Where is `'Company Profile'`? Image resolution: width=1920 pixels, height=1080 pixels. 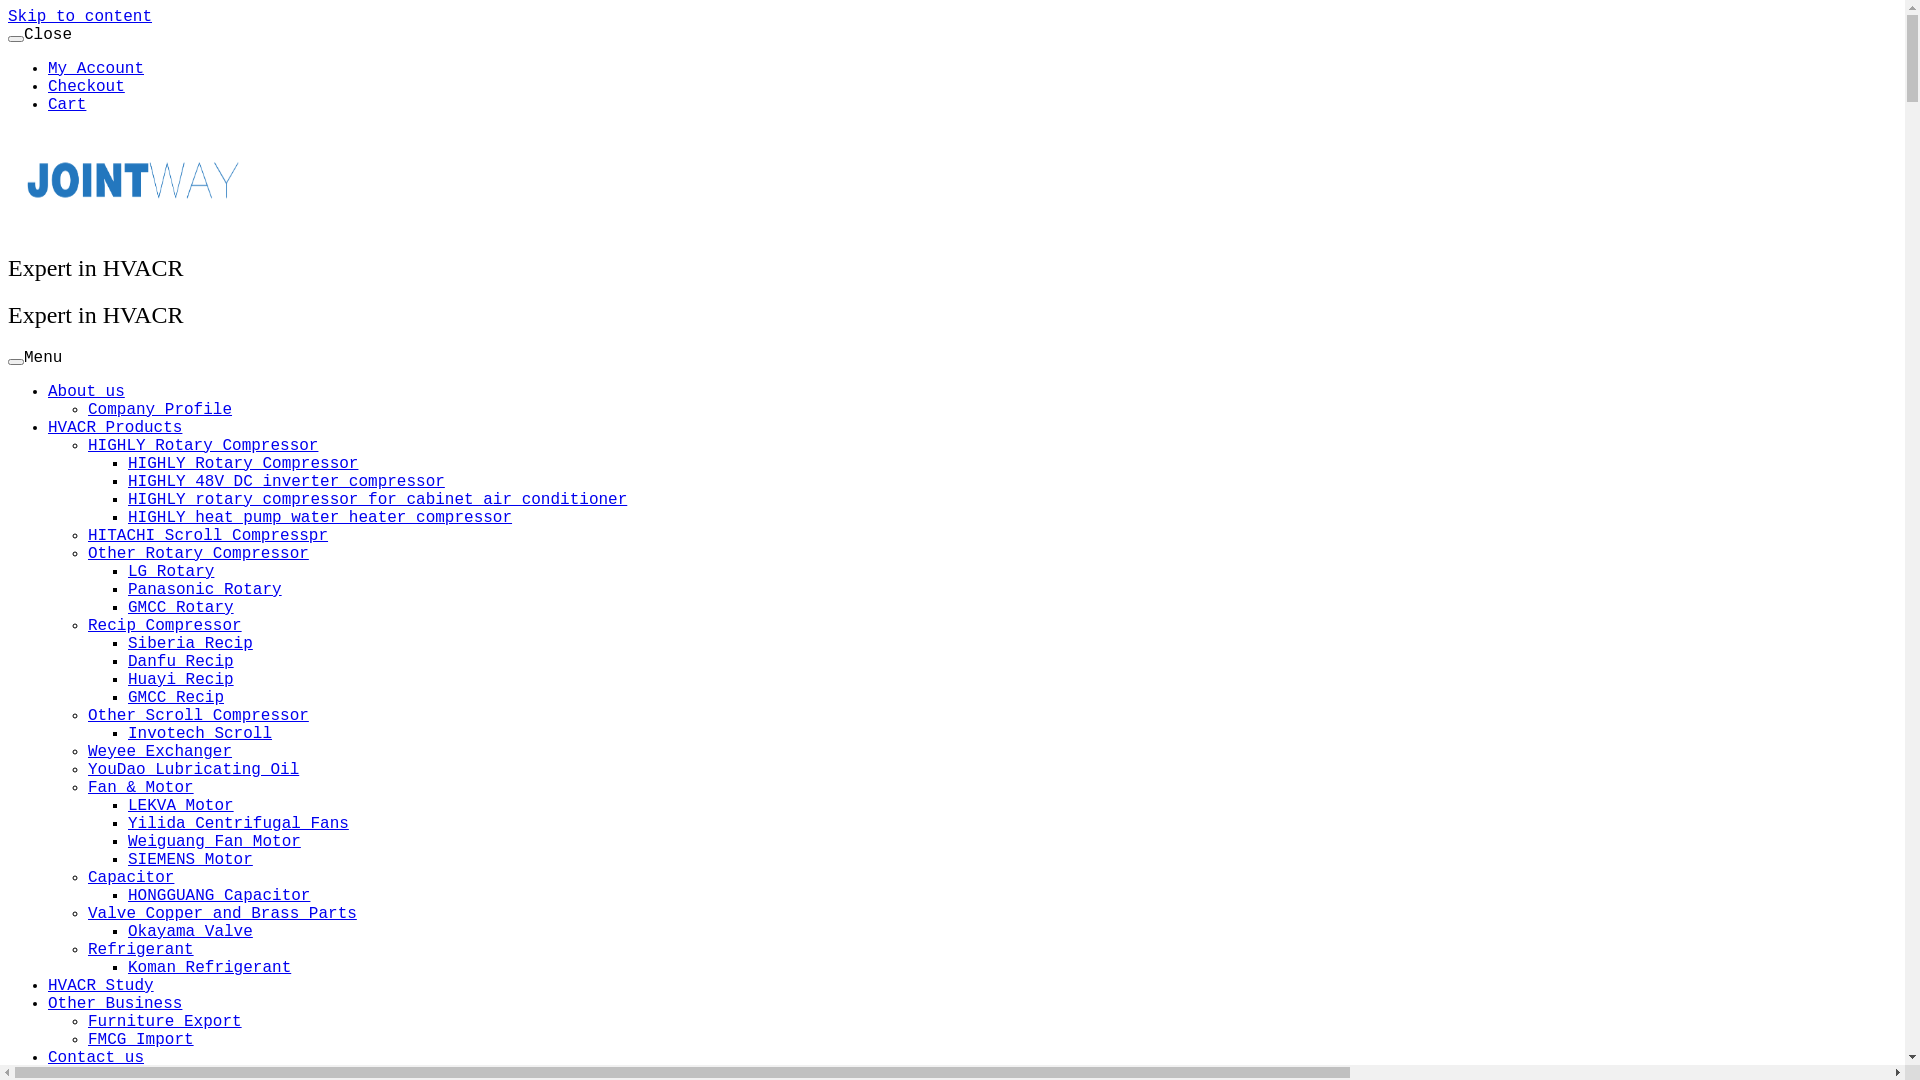
'Company Profile' is located at coordinates (158, 408).